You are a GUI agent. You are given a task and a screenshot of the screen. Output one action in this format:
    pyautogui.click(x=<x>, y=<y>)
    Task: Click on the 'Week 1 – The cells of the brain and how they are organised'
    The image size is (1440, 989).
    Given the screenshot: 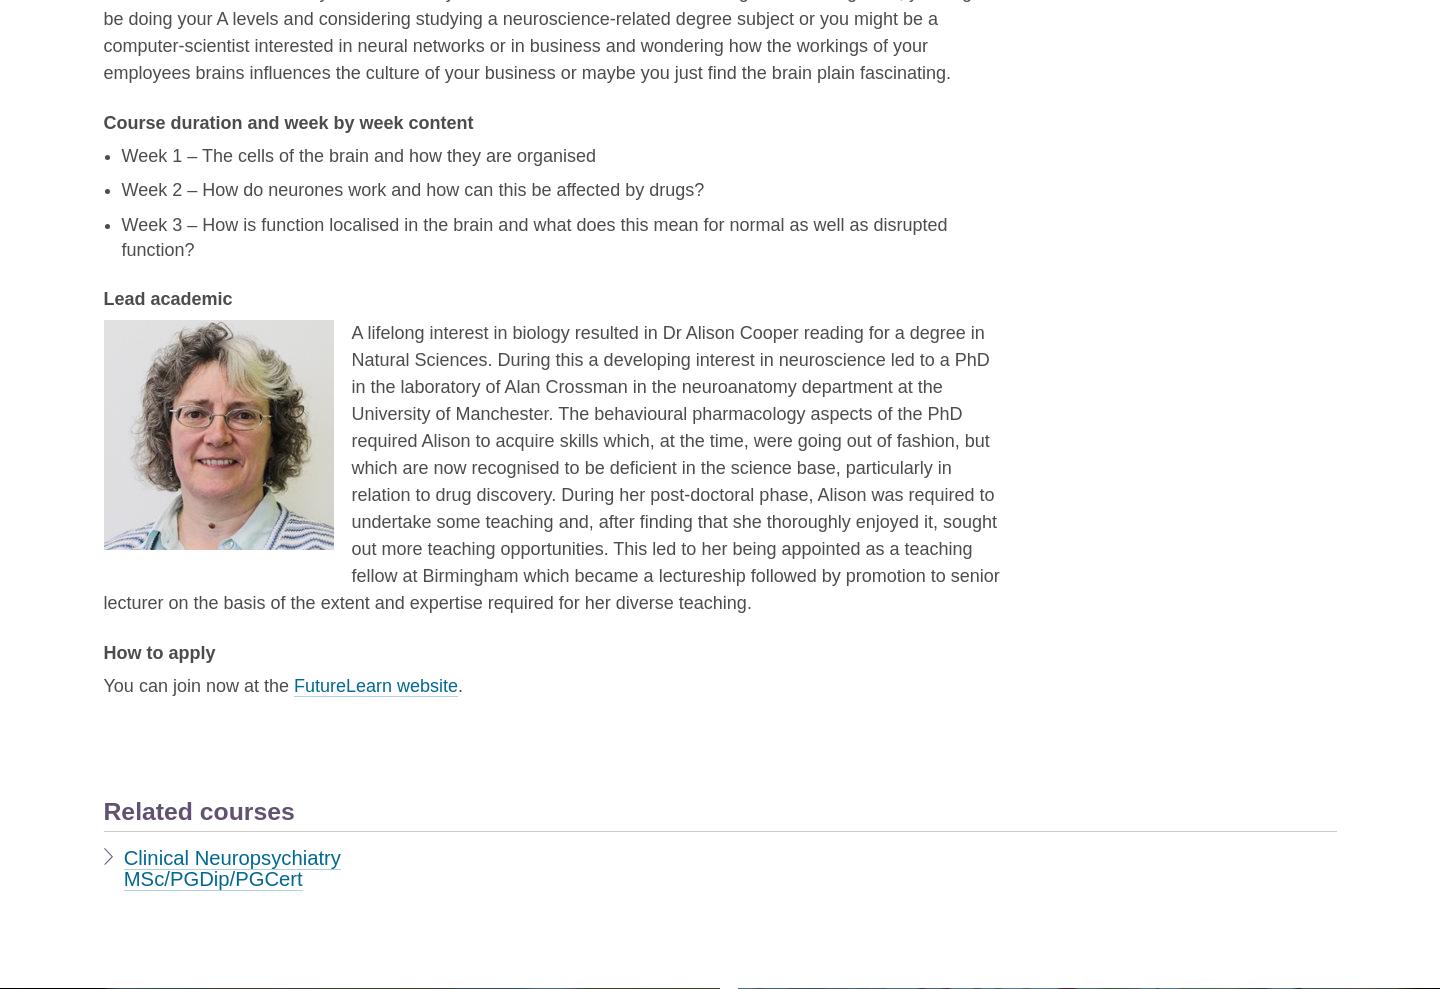 What is the action you would take?
    pyautogui.click(x=358, y=154)
    